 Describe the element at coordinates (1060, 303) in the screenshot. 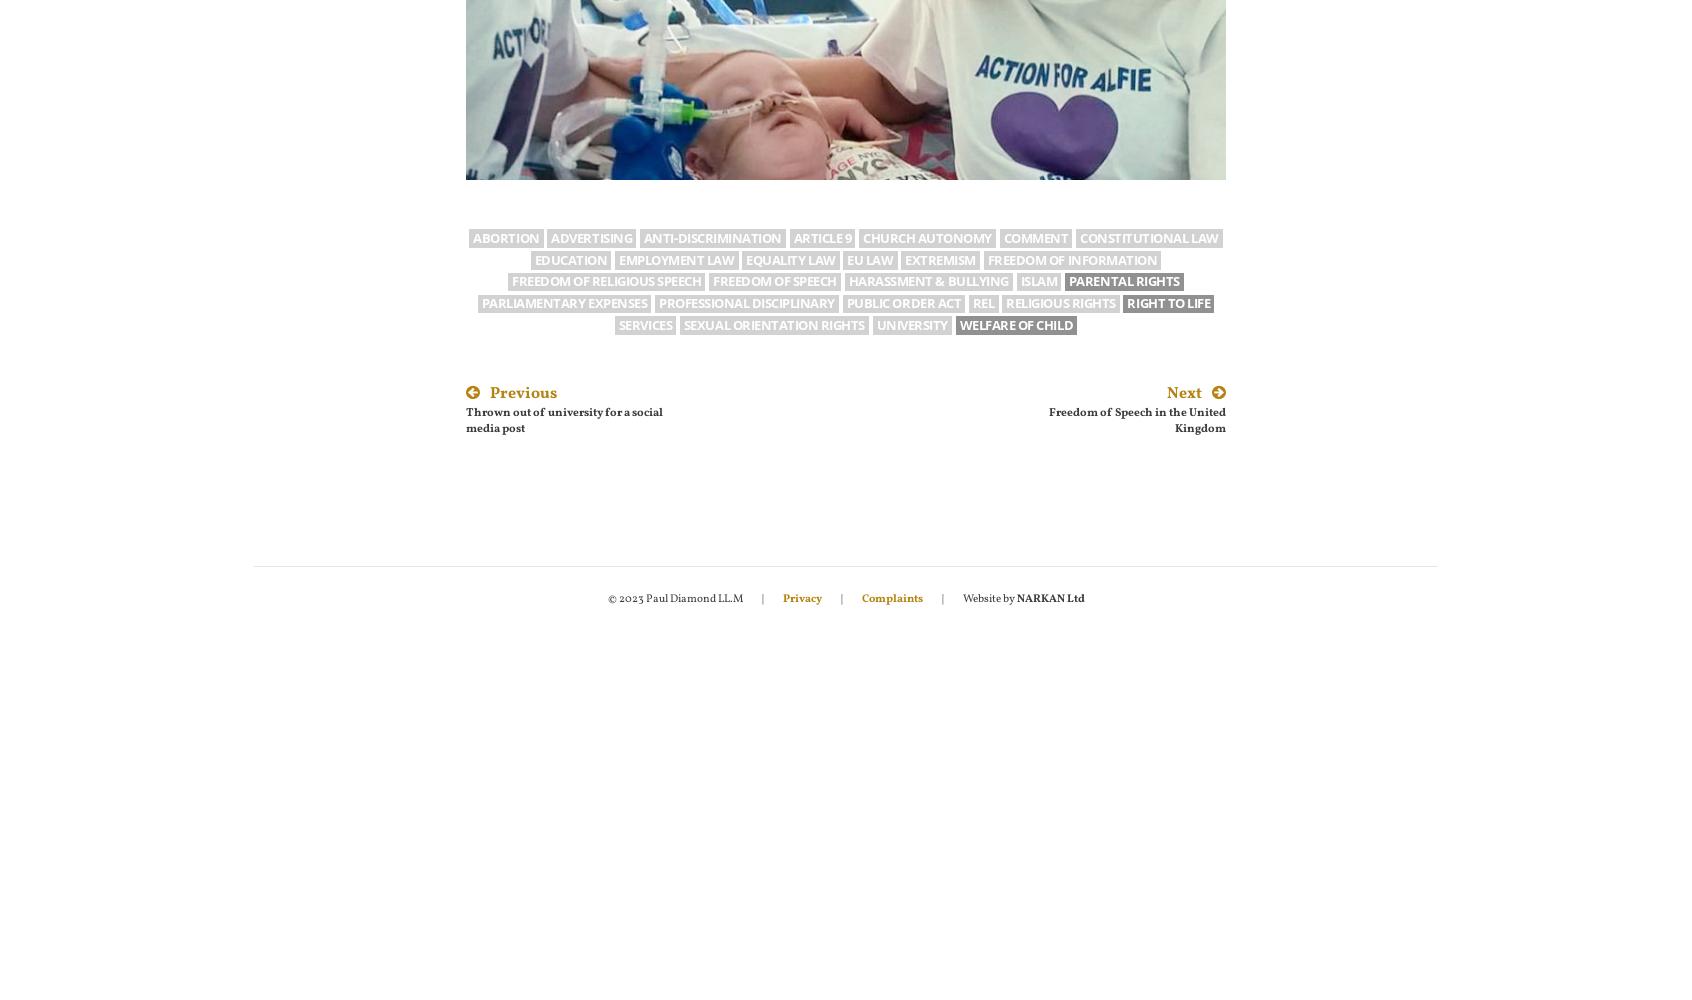

I see `'Religious rights'` at that location.